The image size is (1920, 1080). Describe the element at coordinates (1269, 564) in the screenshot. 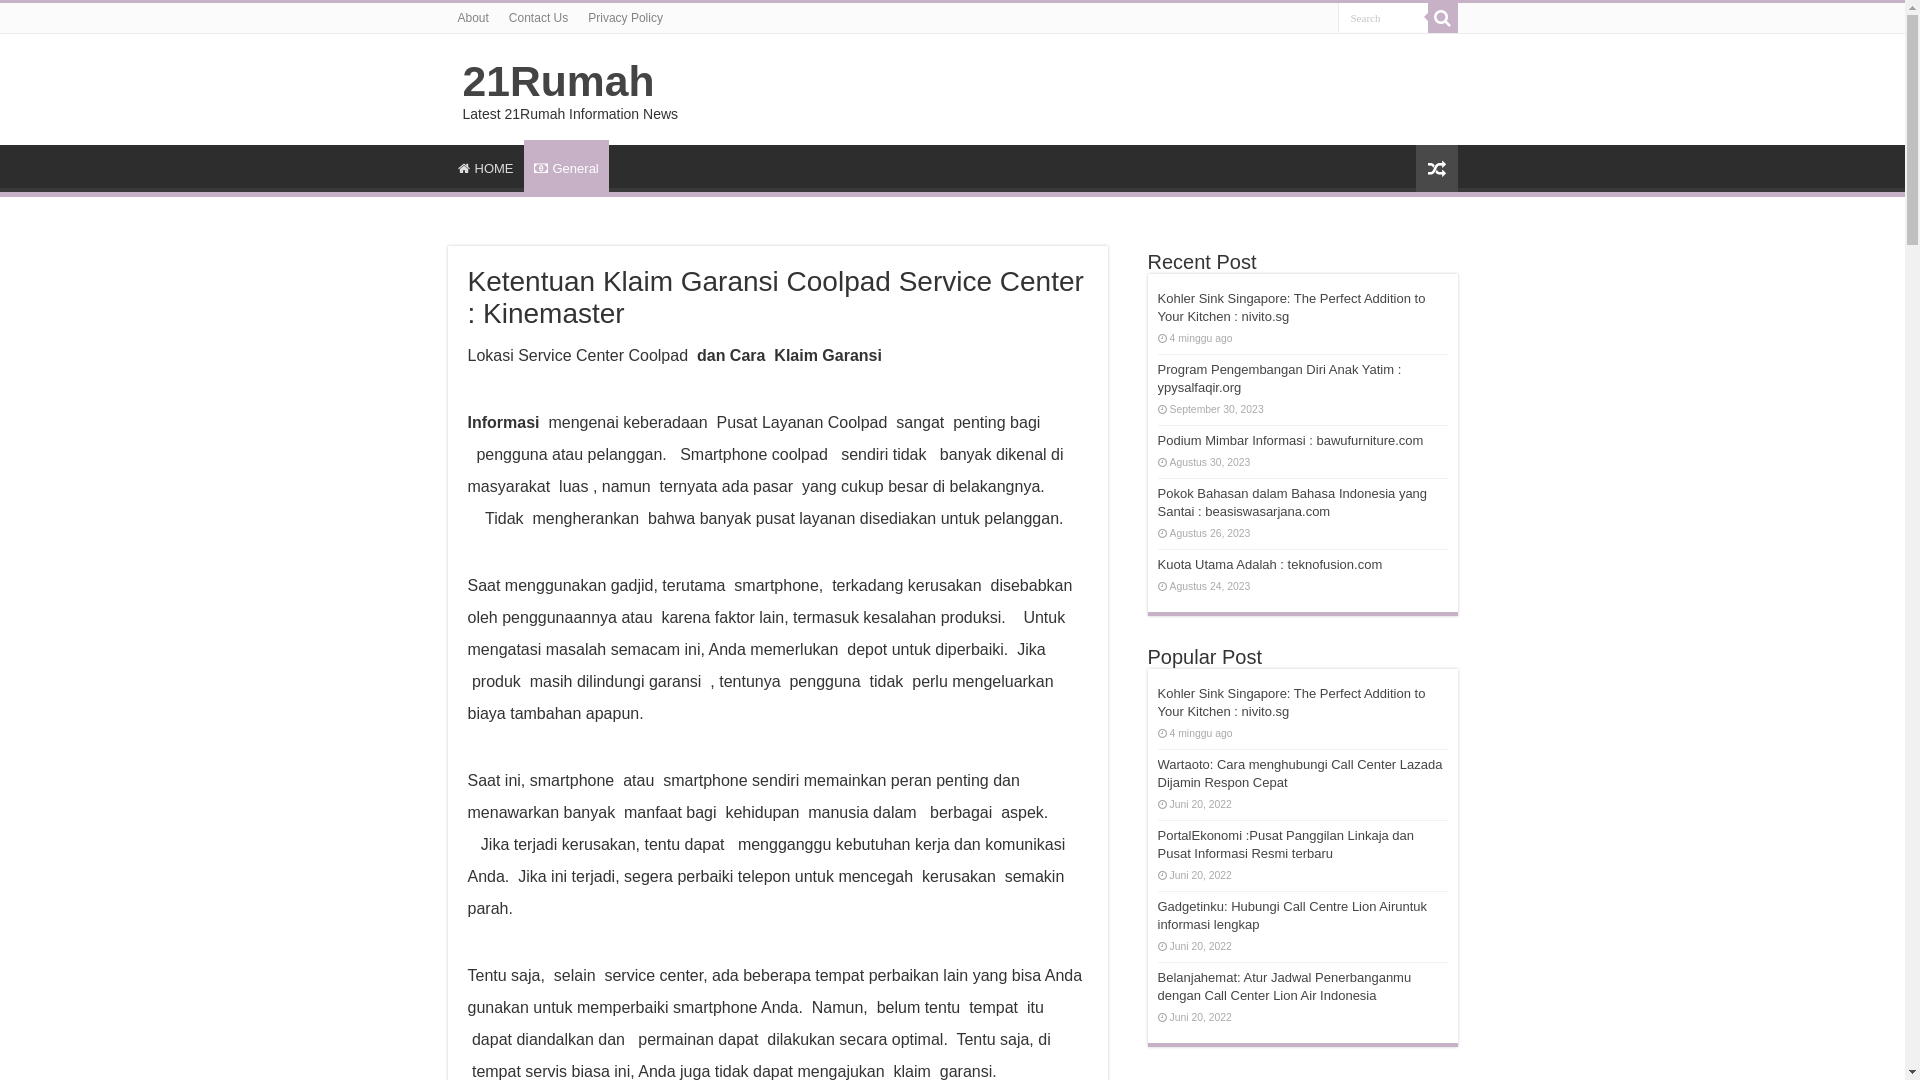

I see `'Kuota Utama Adalah : teknofusion.com'` at that location.